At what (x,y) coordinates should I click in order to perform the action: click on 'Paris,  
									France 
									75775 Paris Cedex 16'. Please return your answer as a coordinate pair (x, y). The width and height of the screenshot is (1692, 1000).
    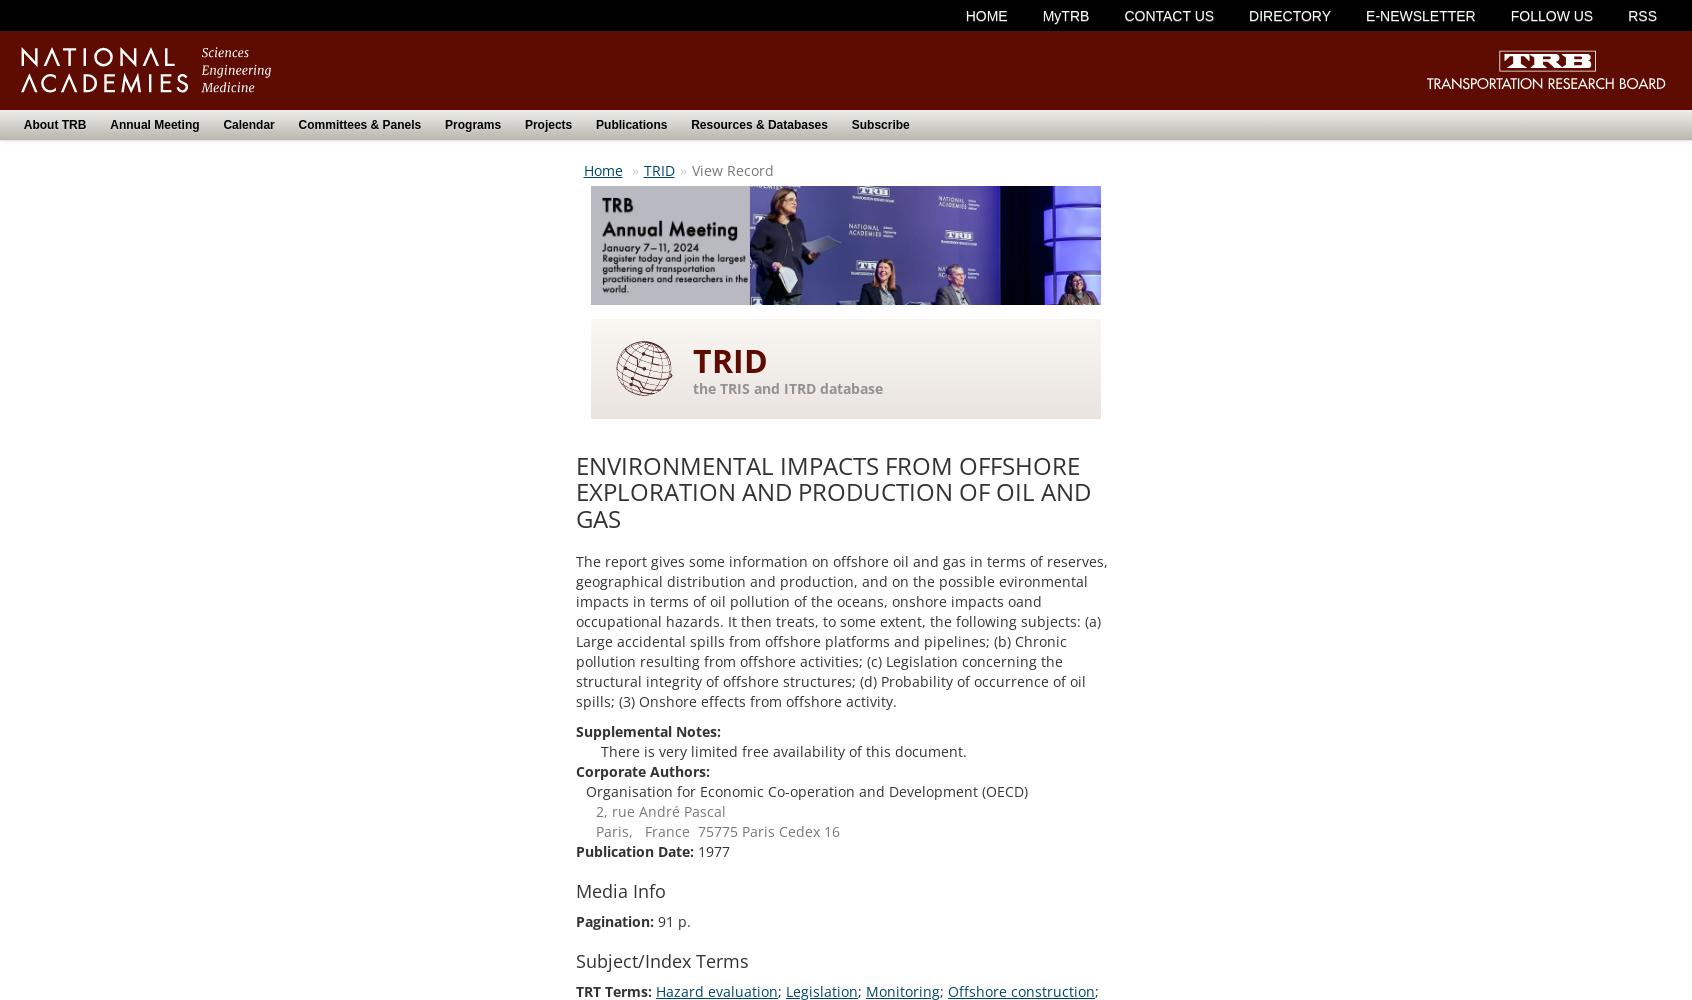
    Looking at the image, I should click on (594, 830).